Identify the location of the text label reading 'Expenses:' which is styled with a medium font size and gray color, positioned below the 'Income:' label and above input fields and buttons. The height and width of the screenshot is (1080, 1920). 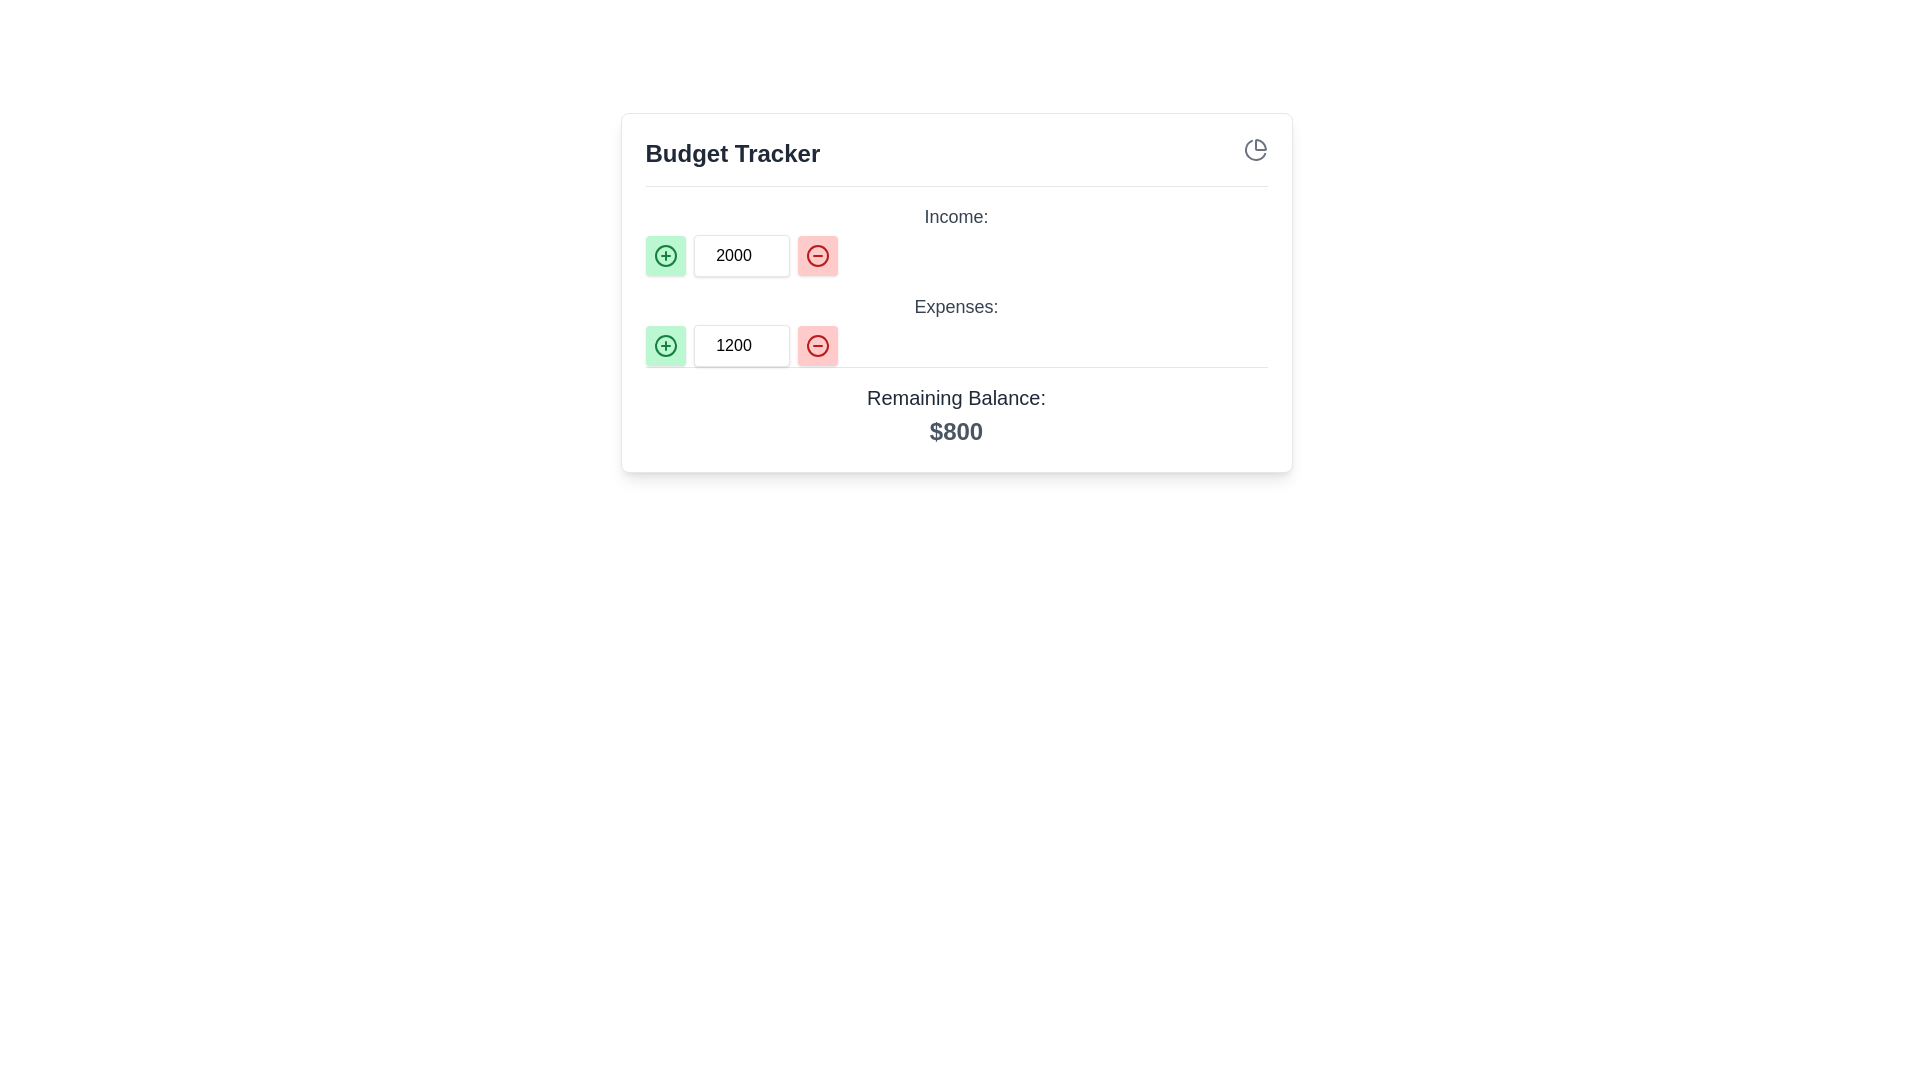
(955, 307).